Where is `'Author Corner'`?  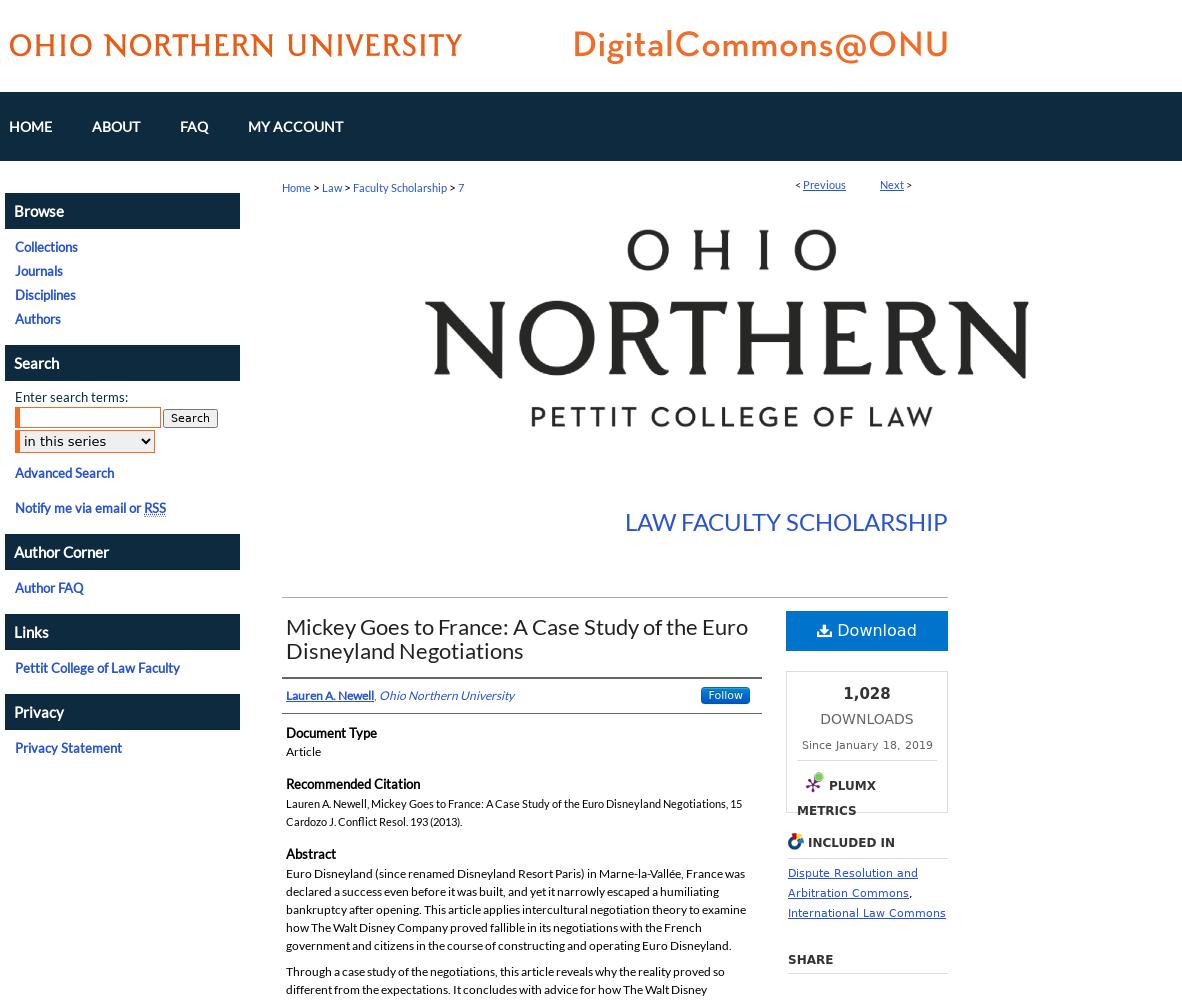 'Author Corner' is located at coordinates (60, 551).